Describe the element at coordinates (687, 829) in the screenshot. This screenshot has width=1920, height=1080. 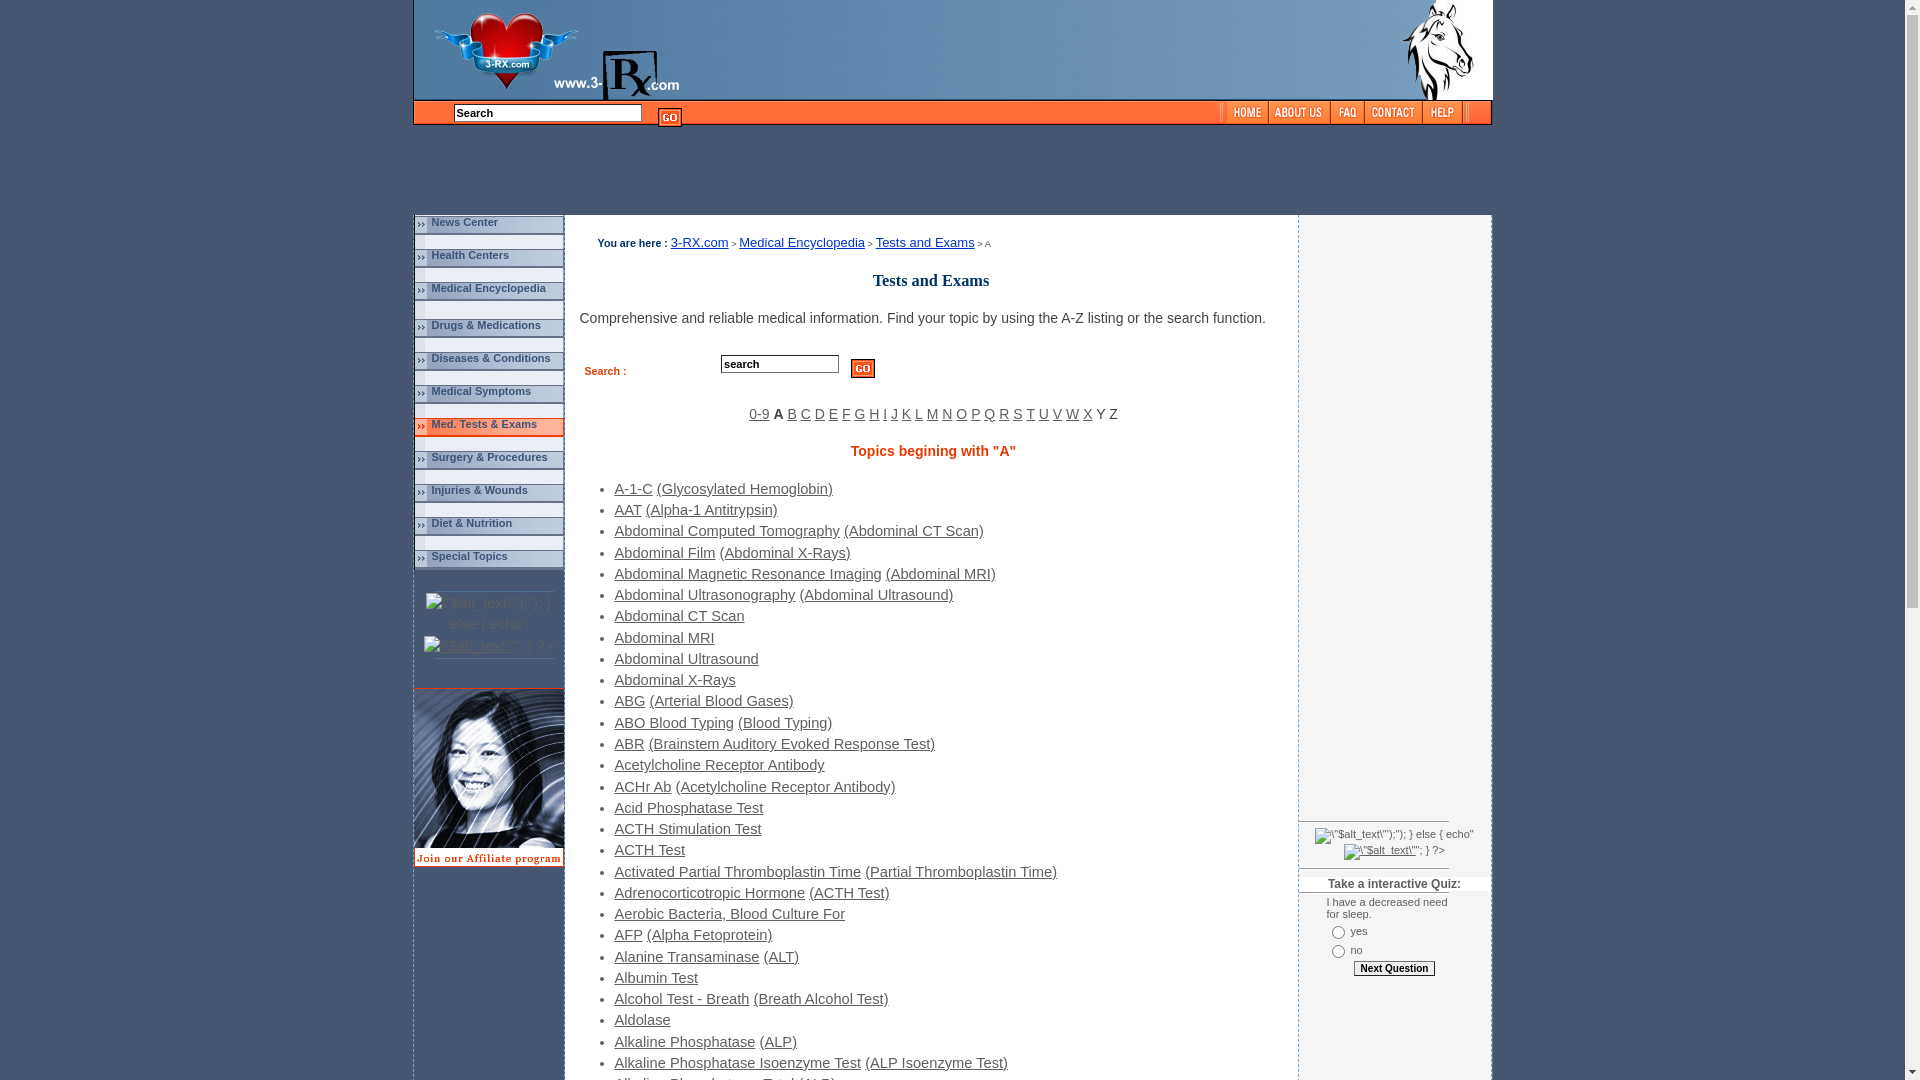
I see `'ACTH Stimulation Test'` at that location.